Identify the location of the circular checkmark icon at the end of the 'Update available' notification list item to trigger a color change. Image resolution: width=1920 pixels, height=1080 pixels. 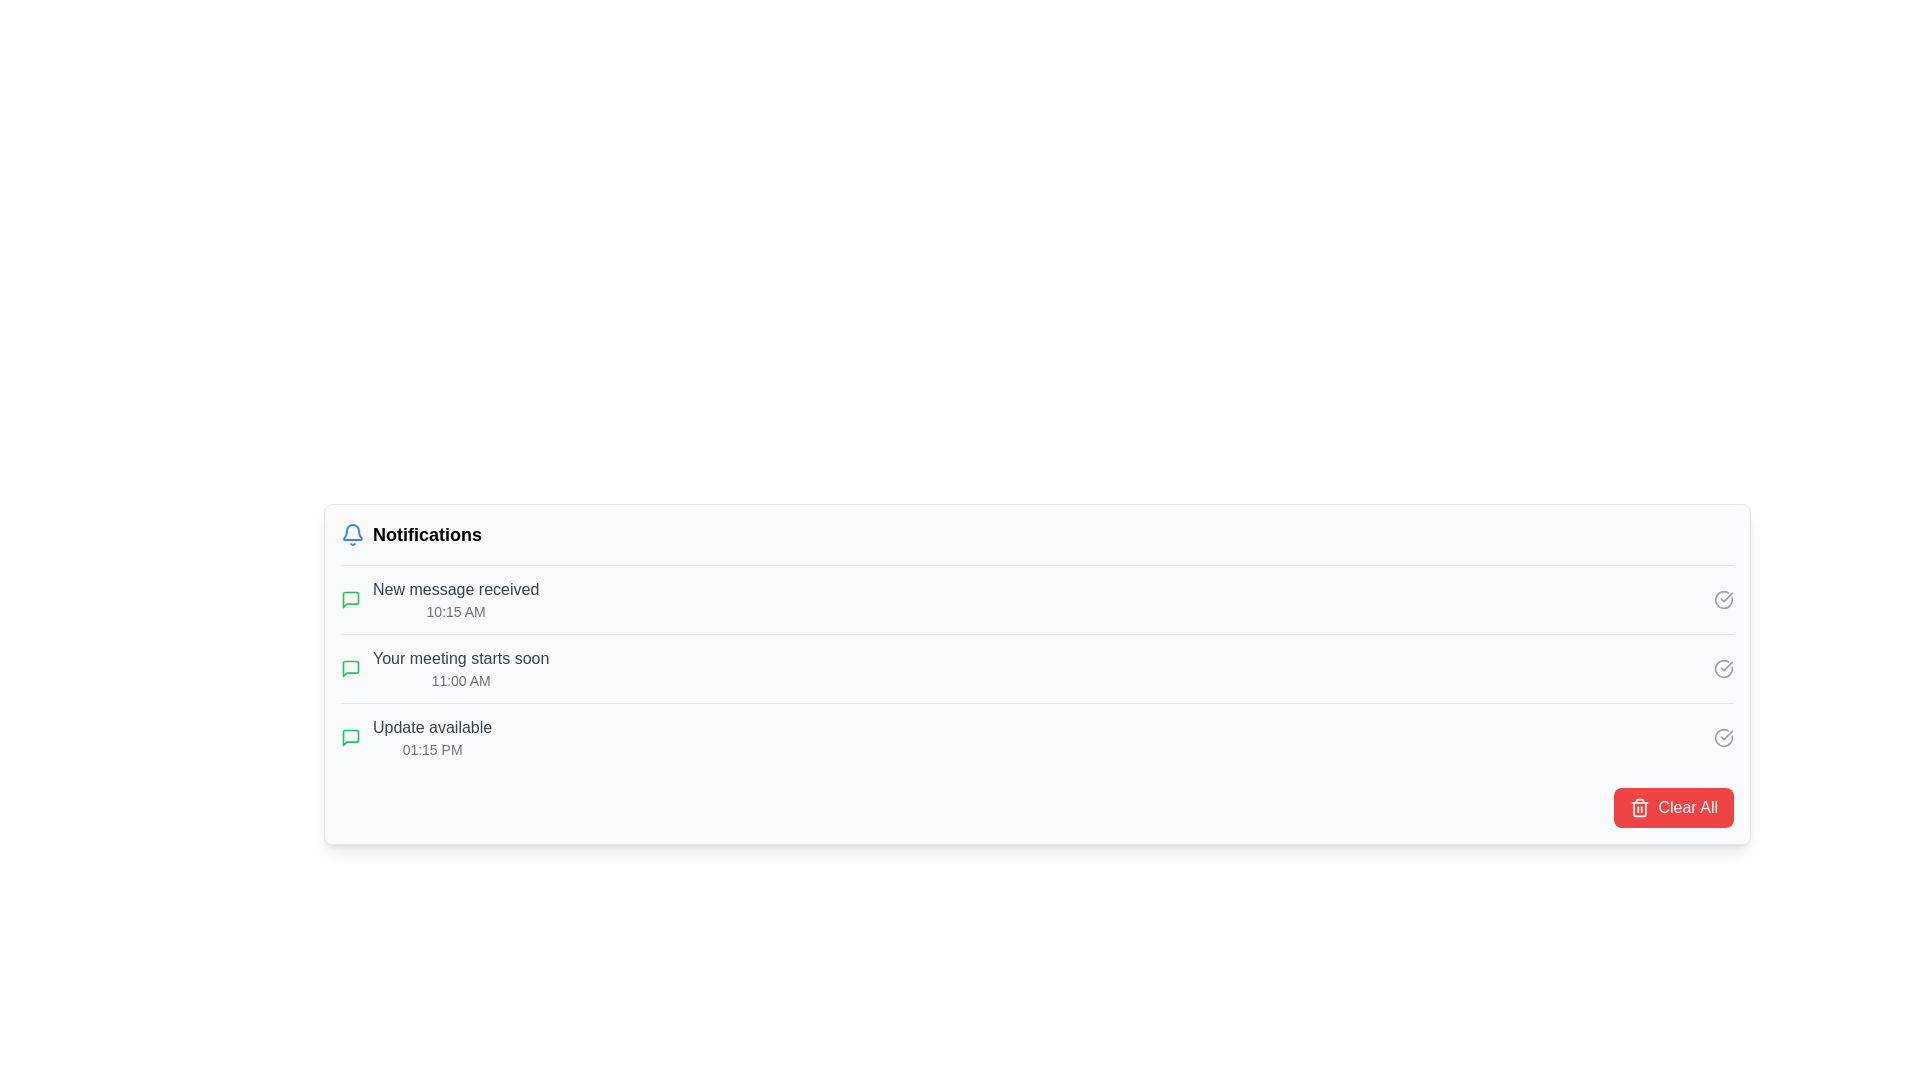
(1722, 668).